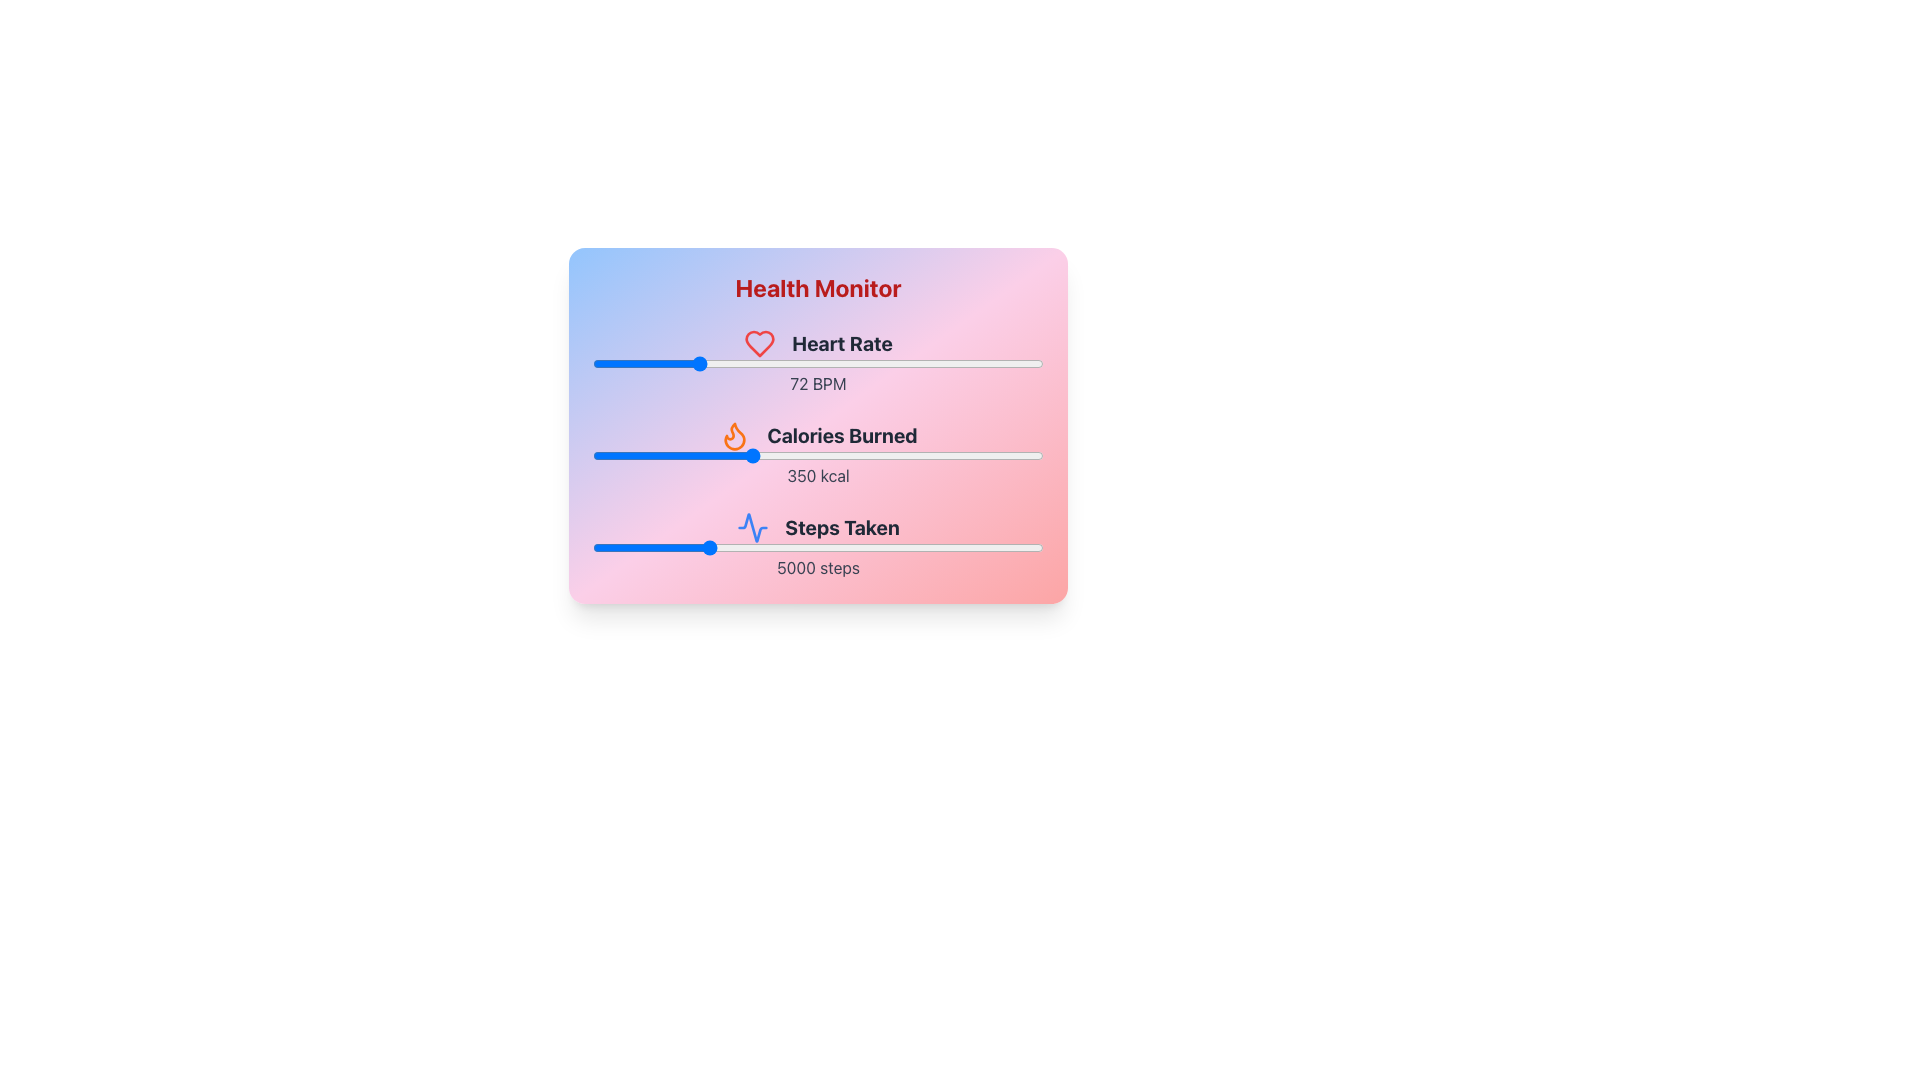 The height and width of the screenshot is (1080, 1920). I want to click on the heart rate icon, which is a visual representation of the heart rate metric located to the left of the text 'Heart Rate' in the top section of the interface, so click(759, 342).